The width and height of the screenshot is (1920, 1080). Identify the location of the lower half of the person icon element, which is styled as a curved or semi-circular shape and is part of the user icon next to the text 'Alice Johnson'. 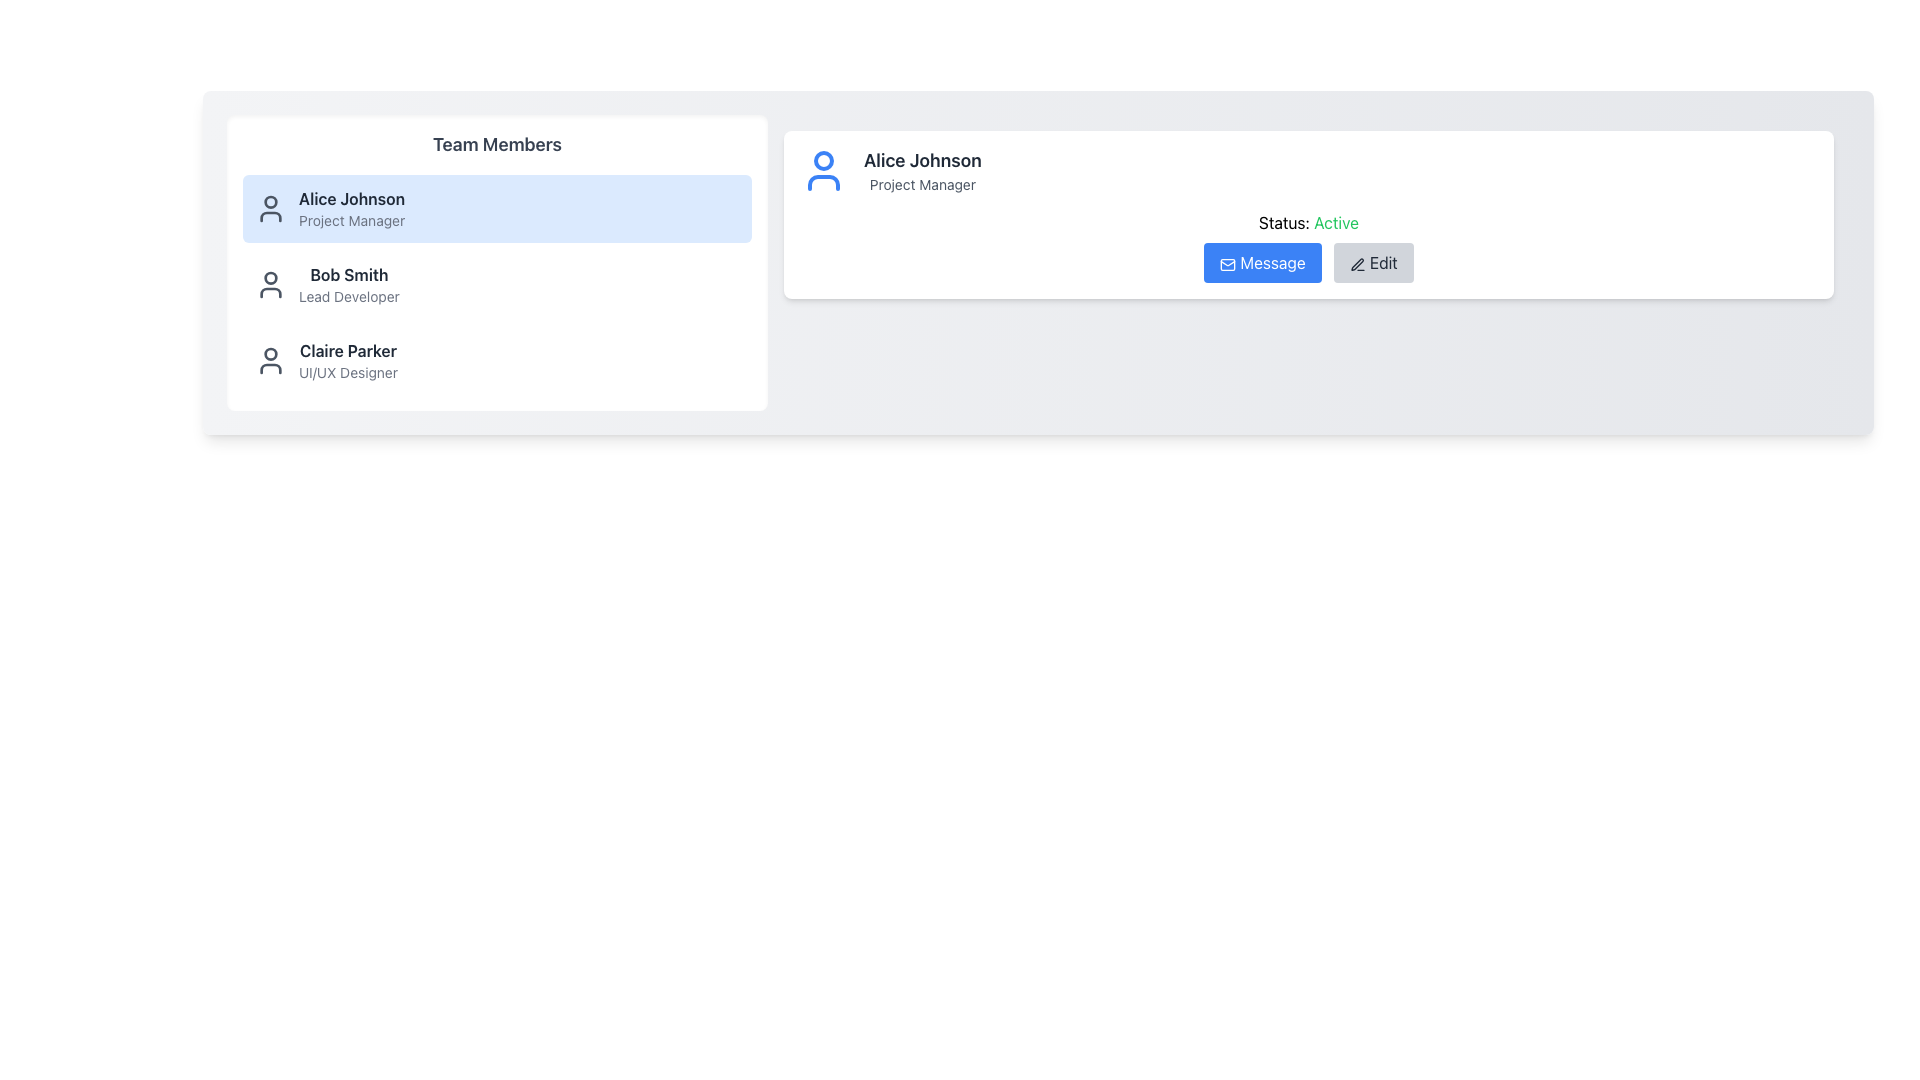
(269, 216).